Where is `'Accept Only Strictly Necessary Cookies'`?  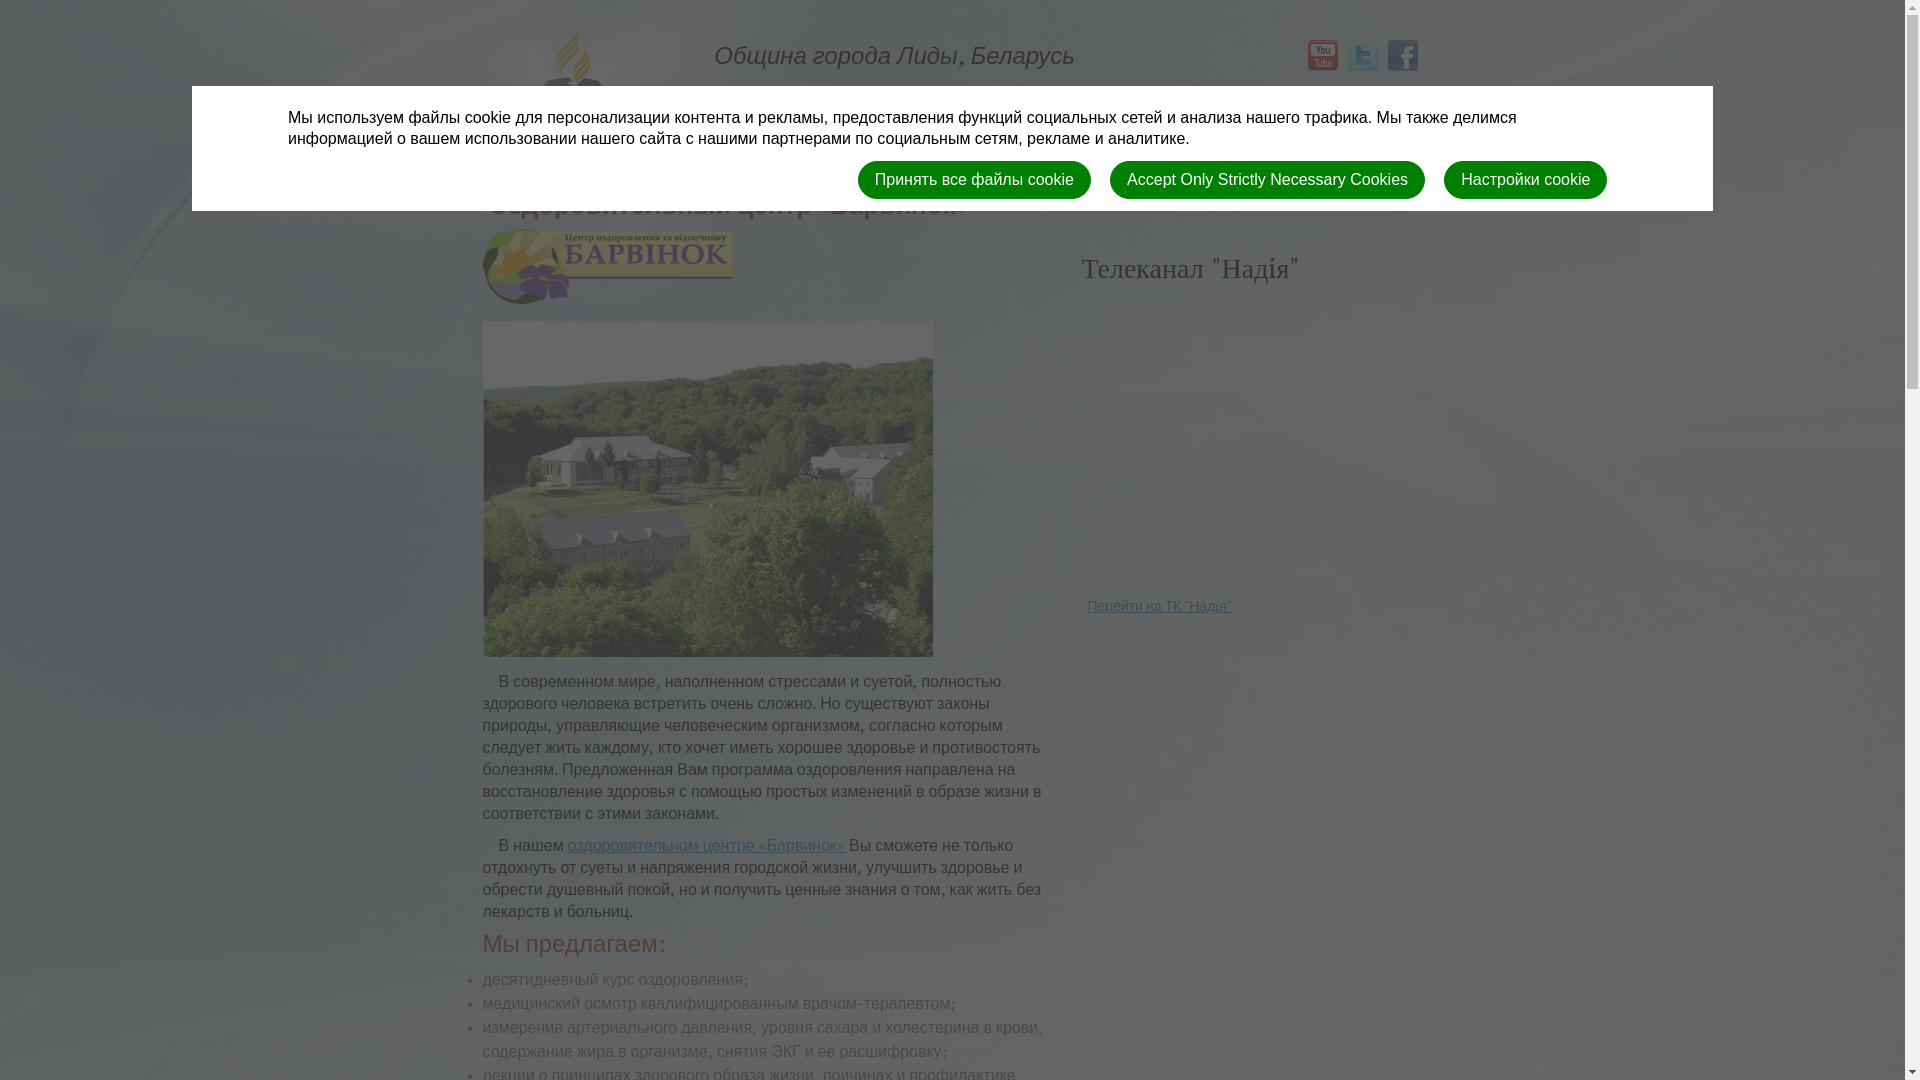 'Accept Only Strictly Necessary Cookies' is located at coordinates (1108, 178).